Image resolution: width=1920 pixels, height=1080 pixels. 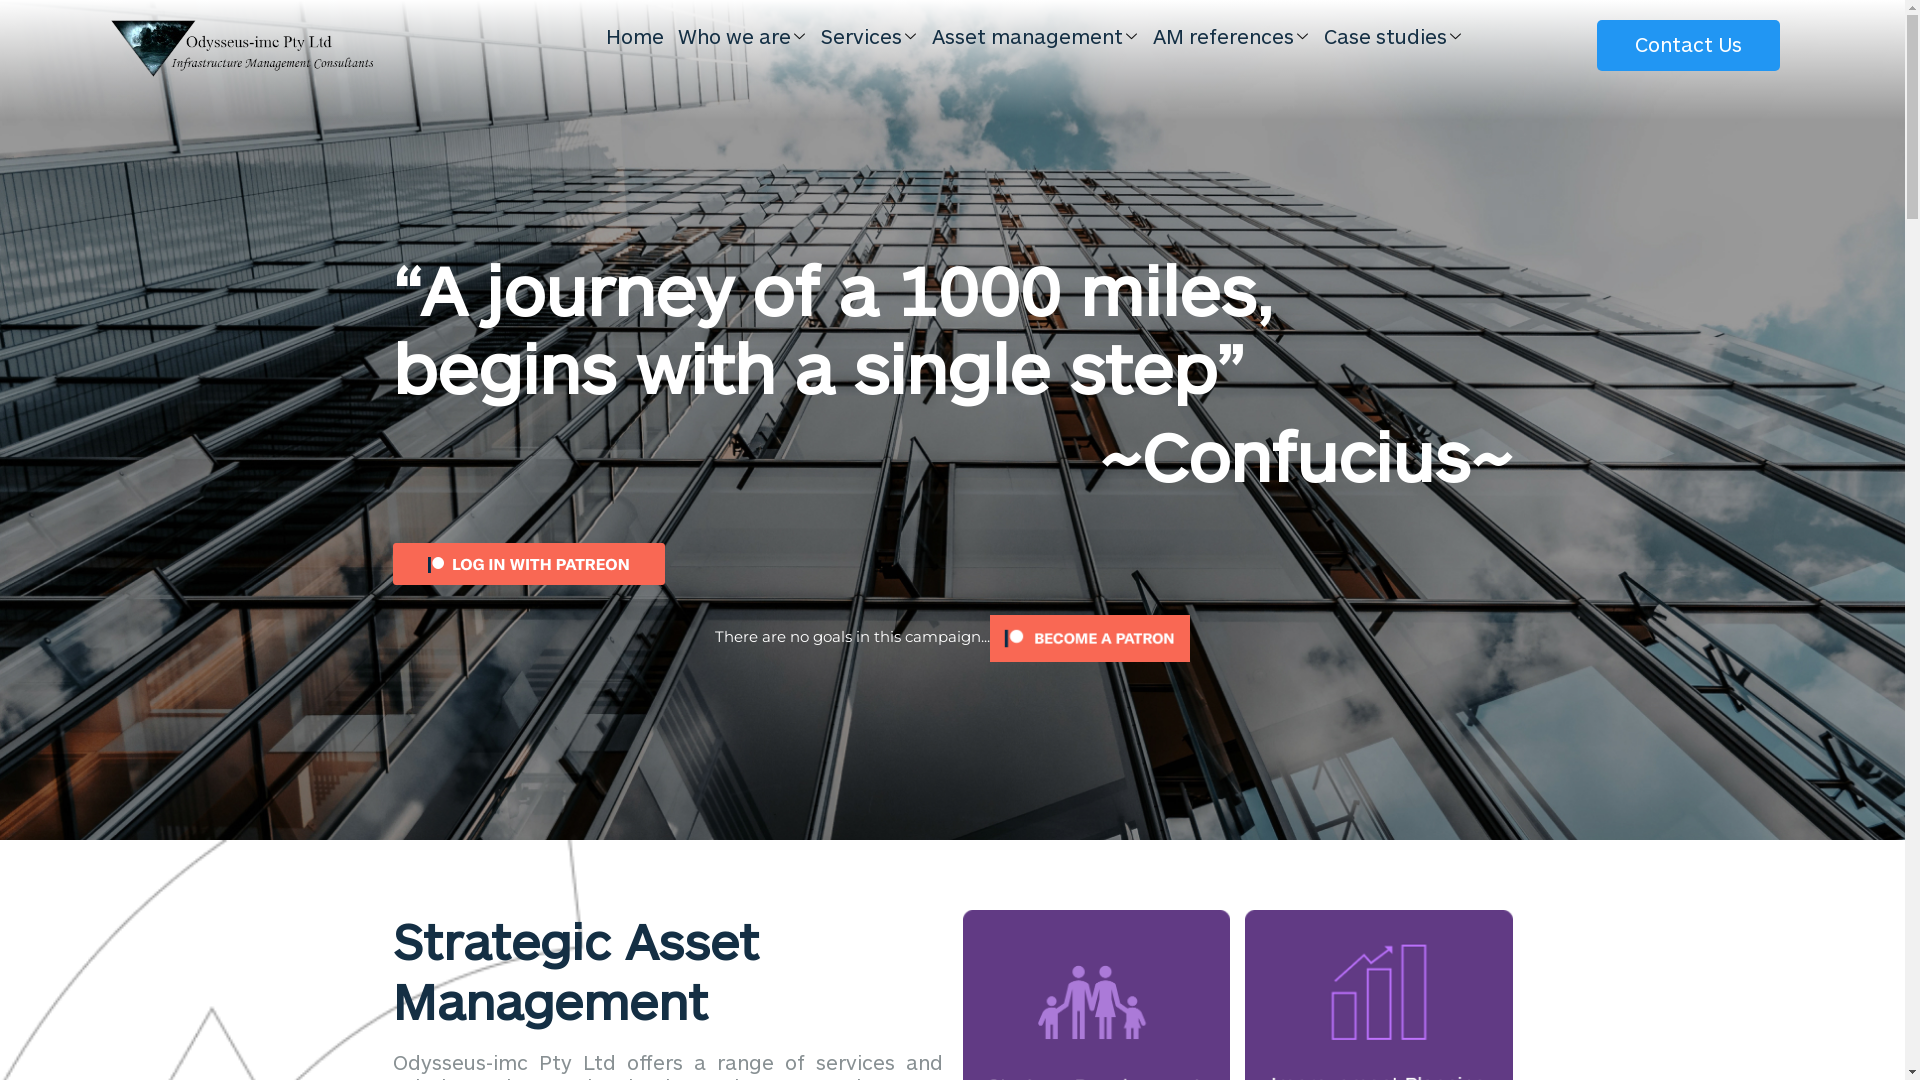 What do you see at coordinates (1687, 45) in the screenshot?
I see `'Contact Us'` at bounding box center [1687, 45].